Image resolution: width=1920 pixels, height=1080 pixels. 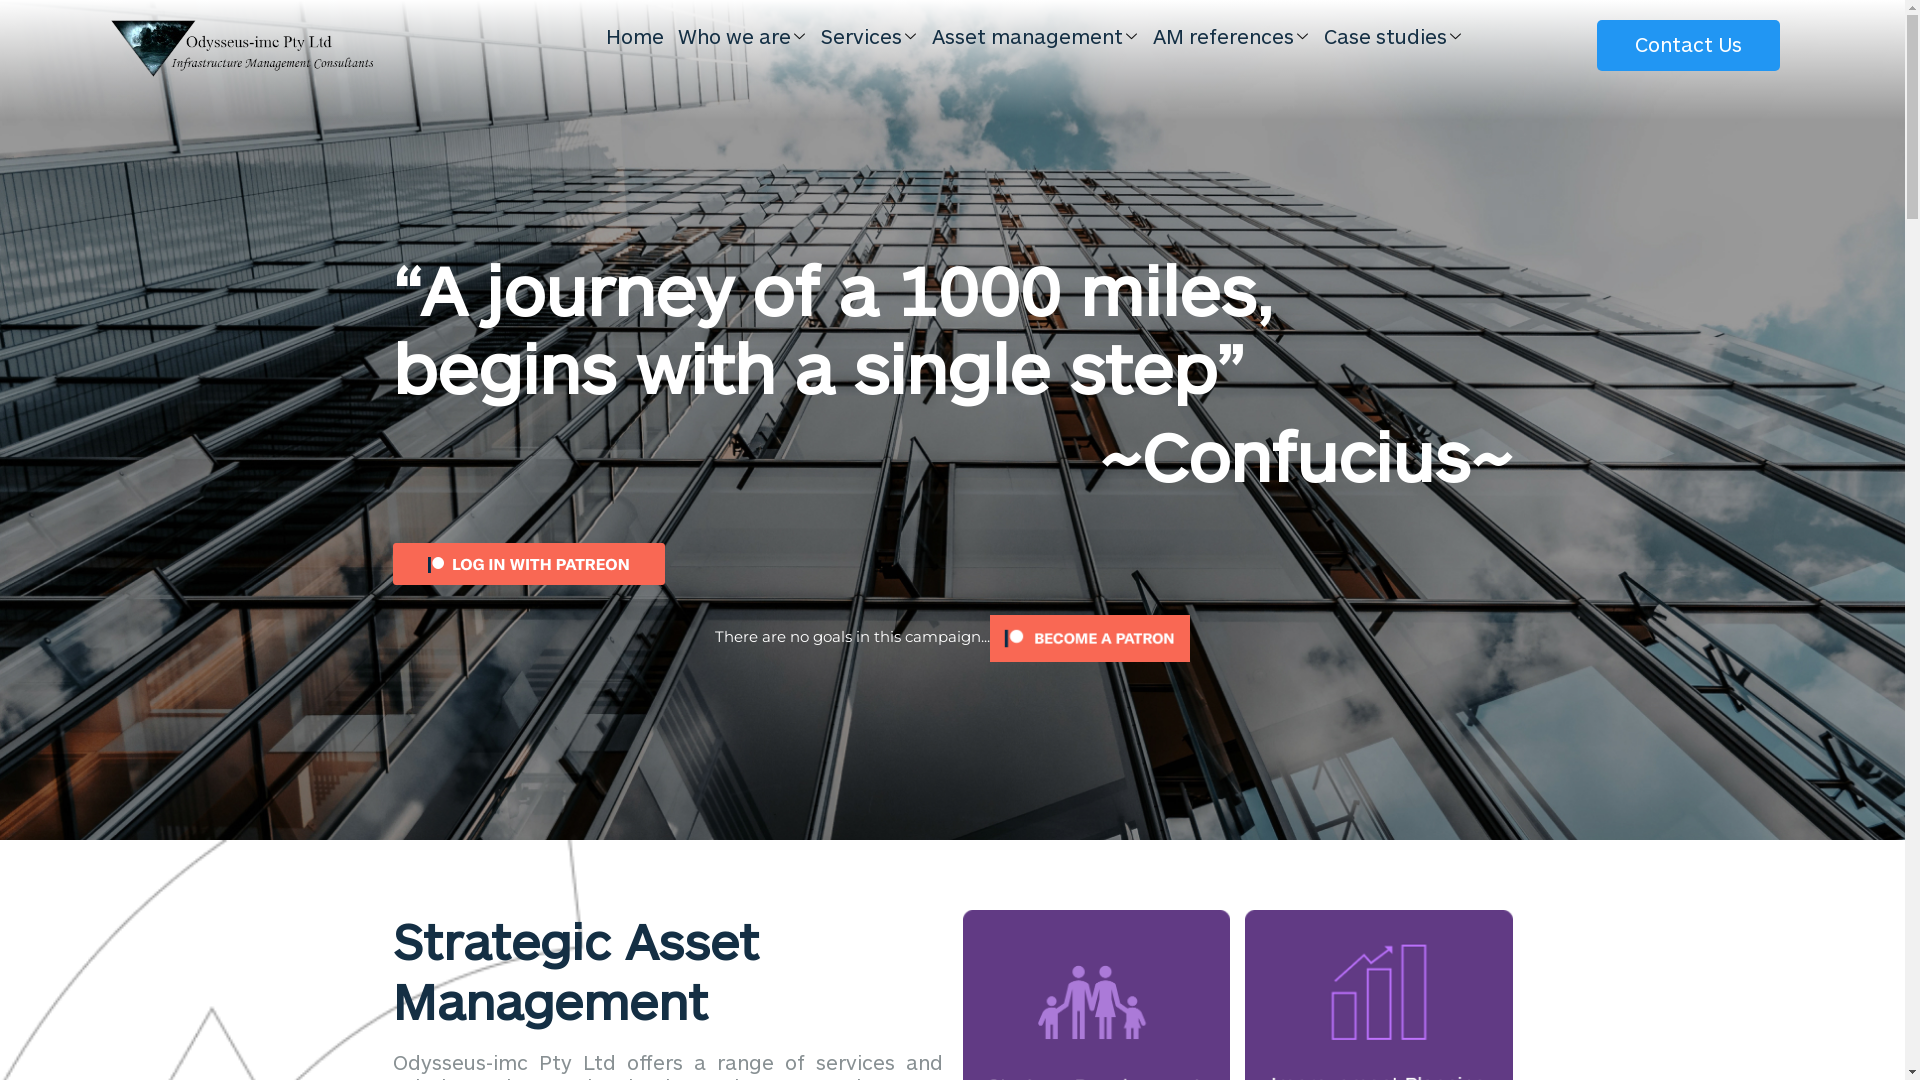 What do you see at coordinates (1687, 45) in the screenshot?
I see `'Contact Us'` at bounding box center [1687, 45].